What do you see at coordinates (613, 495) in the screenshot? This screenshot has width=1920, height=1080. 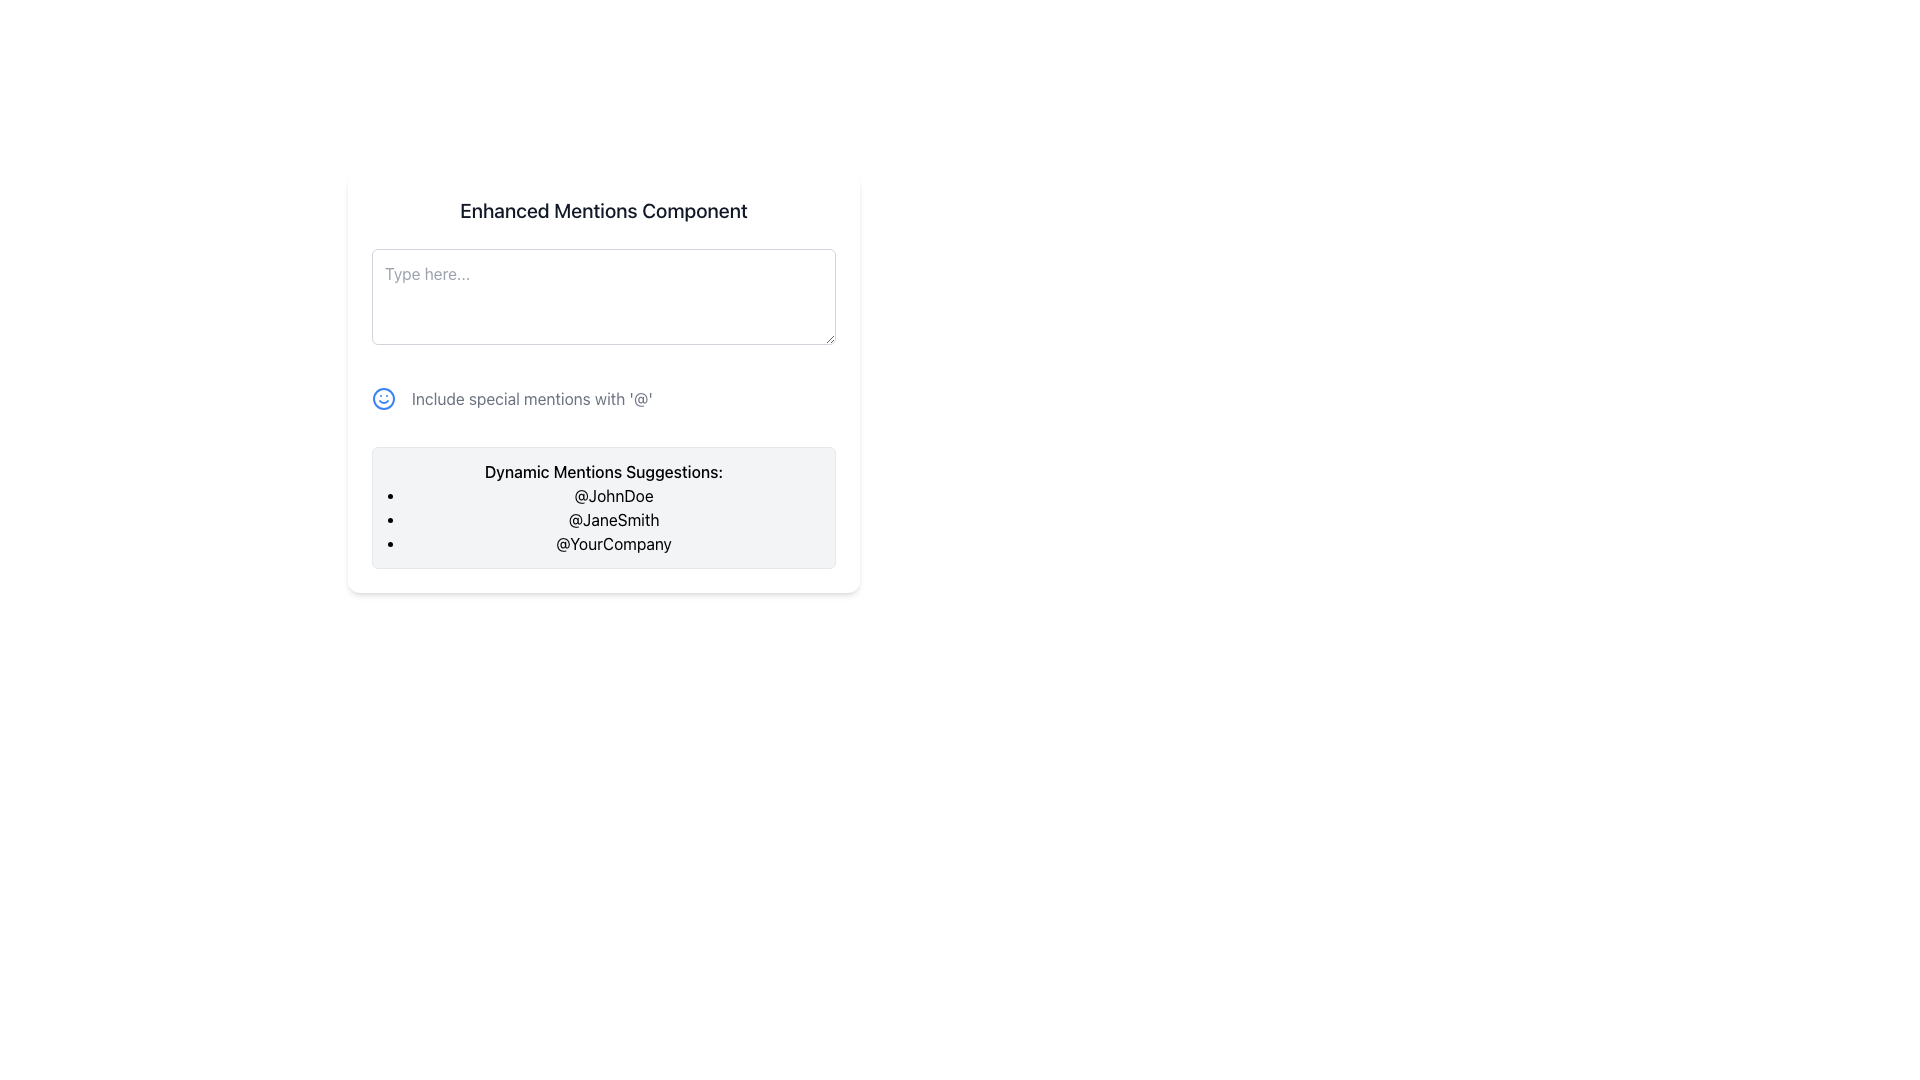 I see `the first mention suggestion '@JohnDoe' in the suggestion box under the text input field labeled 'Enhanced Mentions Component'` at bounding box center [613, 495].